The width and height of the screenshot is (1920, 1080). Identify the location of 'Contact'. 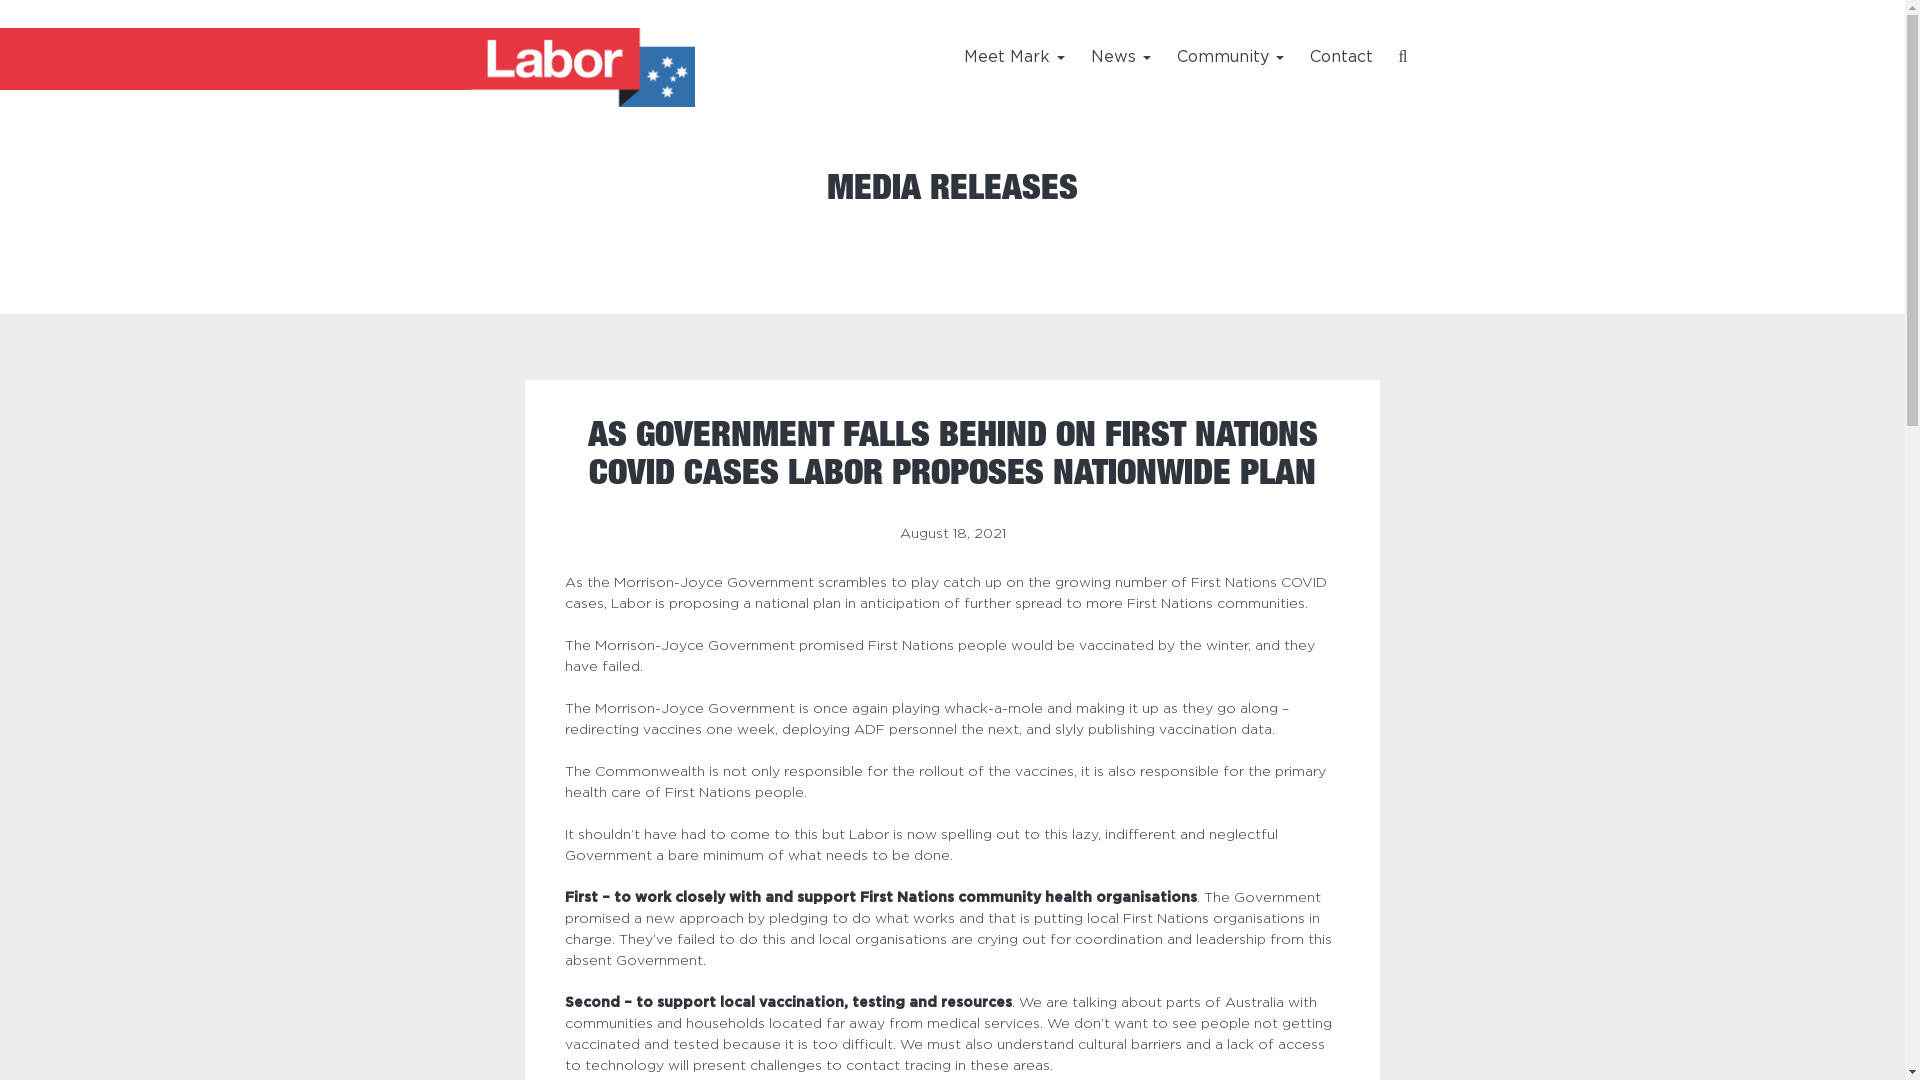
(1341, 55).